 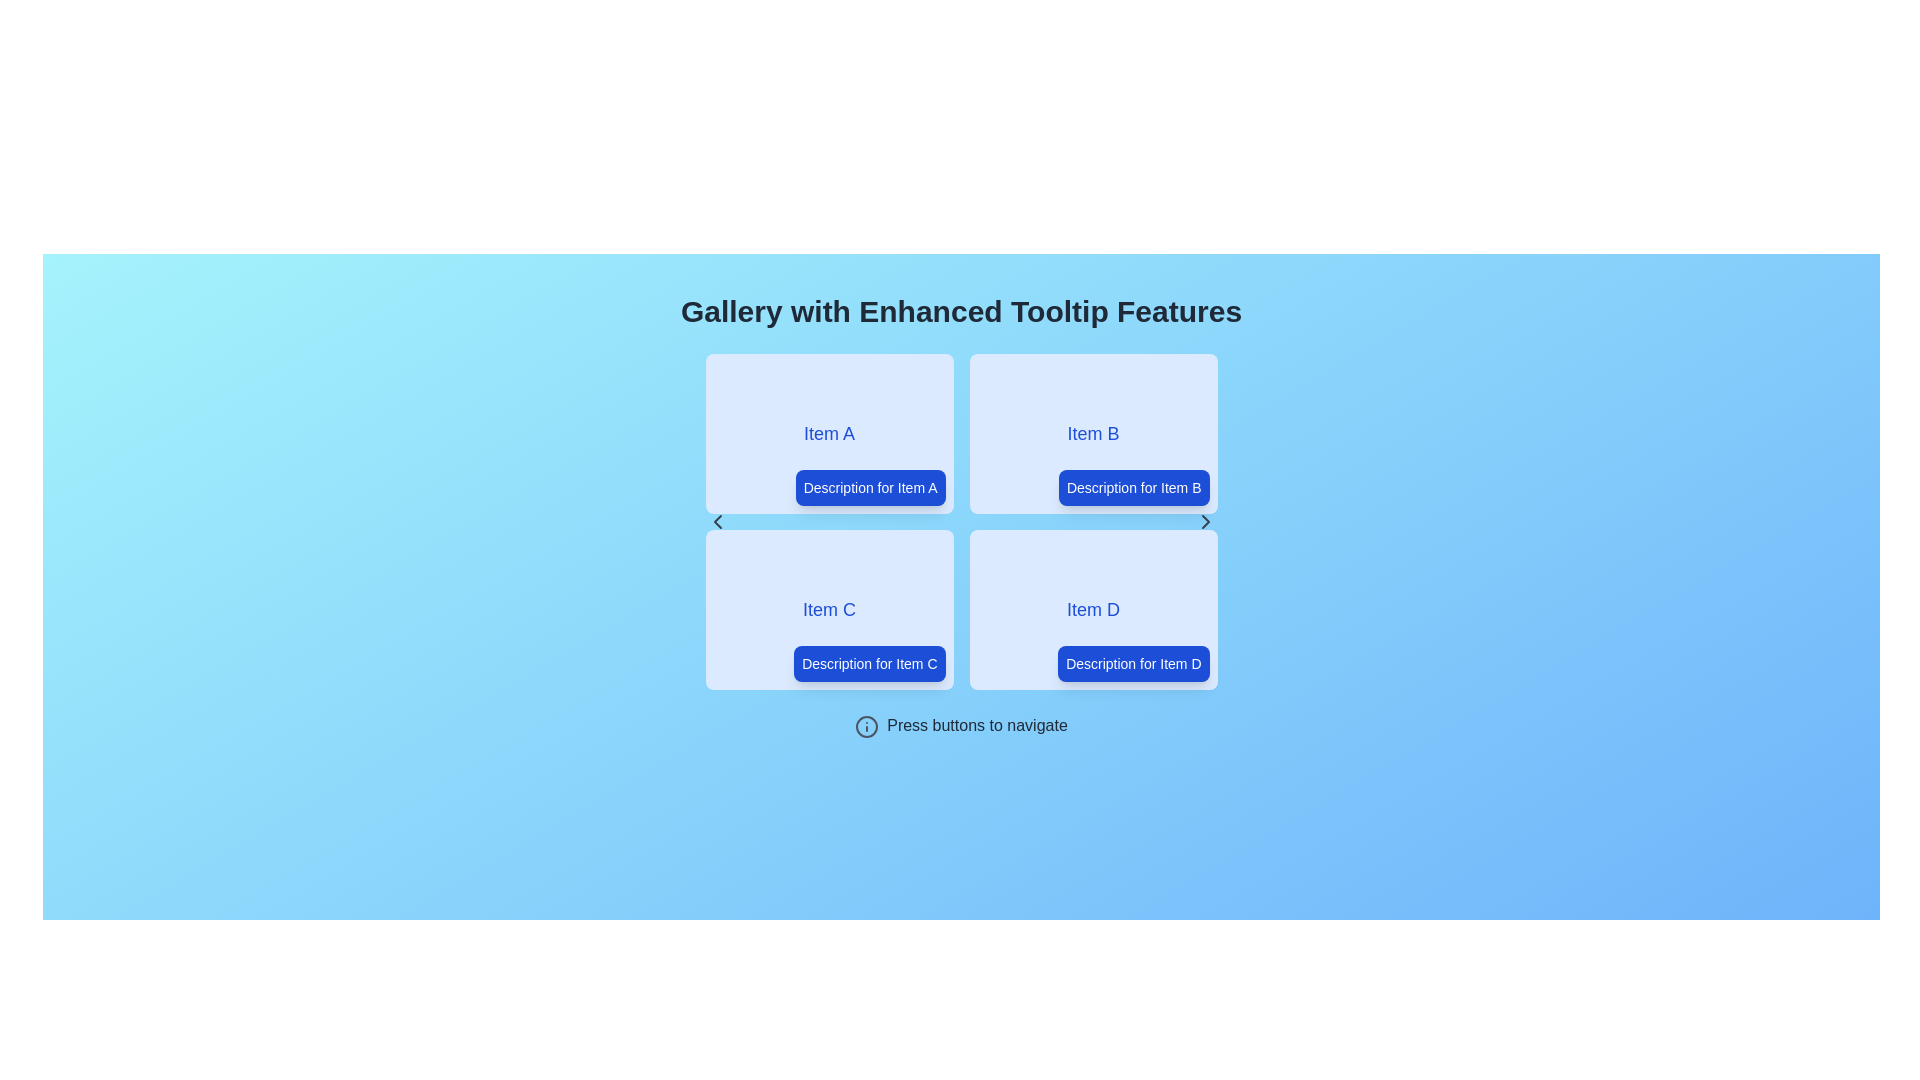 I want to click on the text label that says 'Press buttons to navigate', styled in gray color with a circular icon on its left side, located beneath the grouped items and above the navigational arrows, so click(x=961, y=726).